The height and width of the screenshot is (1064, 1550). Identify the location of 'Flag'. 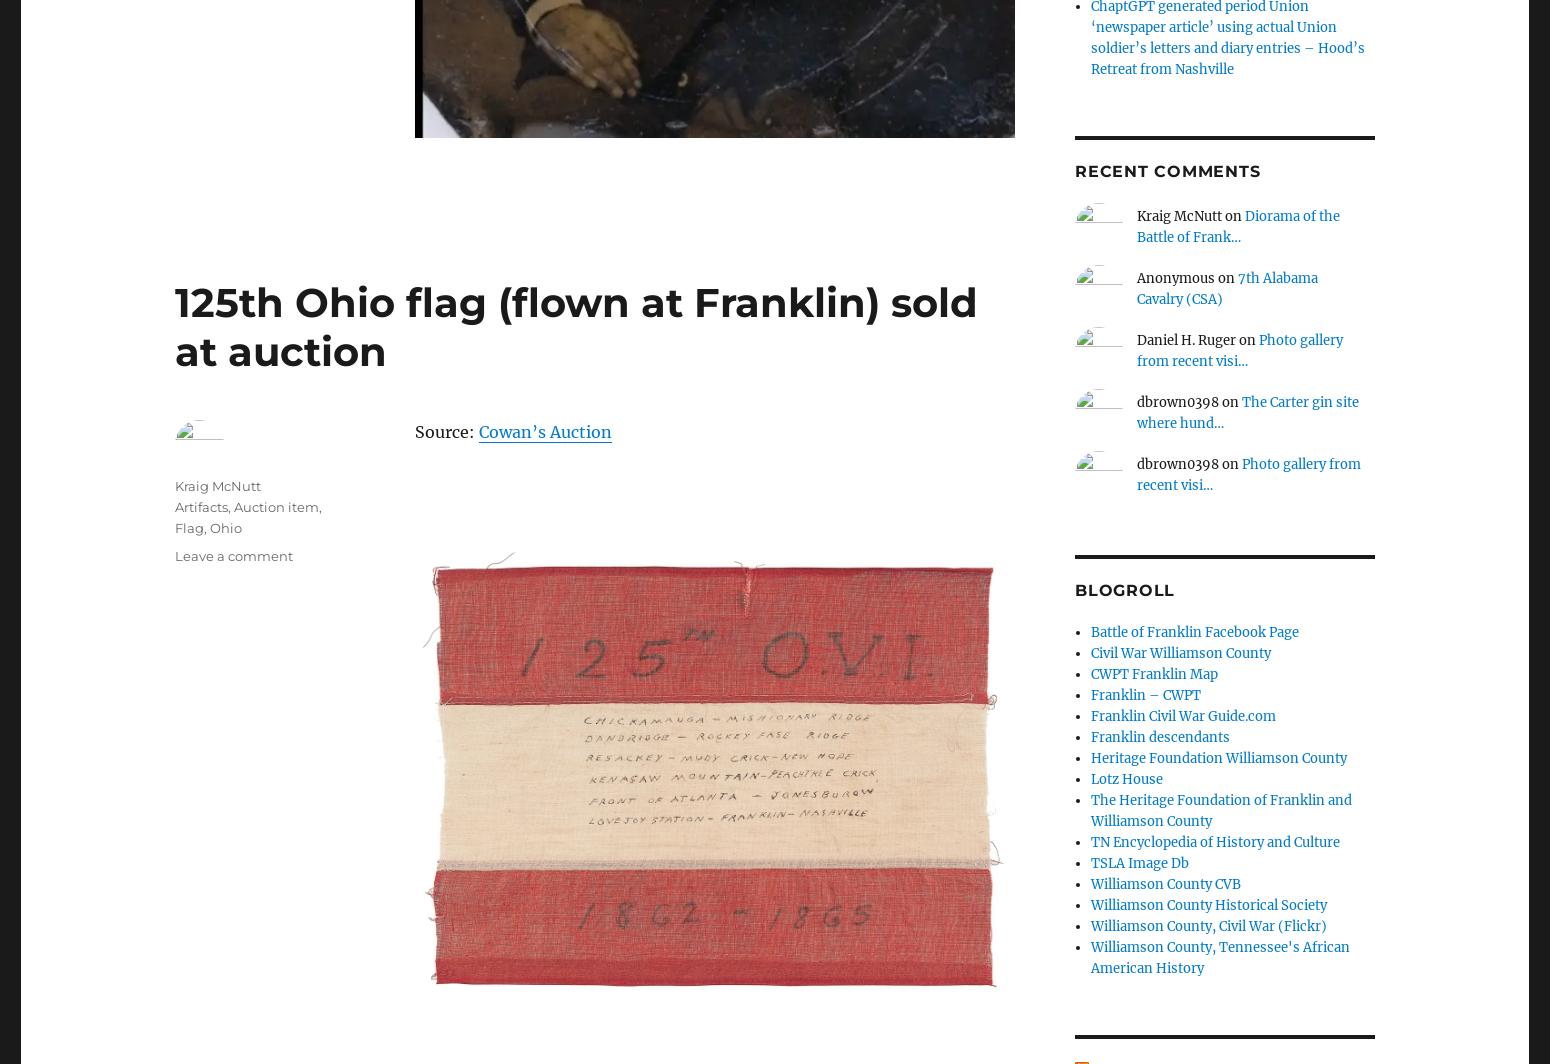
(188, 526).